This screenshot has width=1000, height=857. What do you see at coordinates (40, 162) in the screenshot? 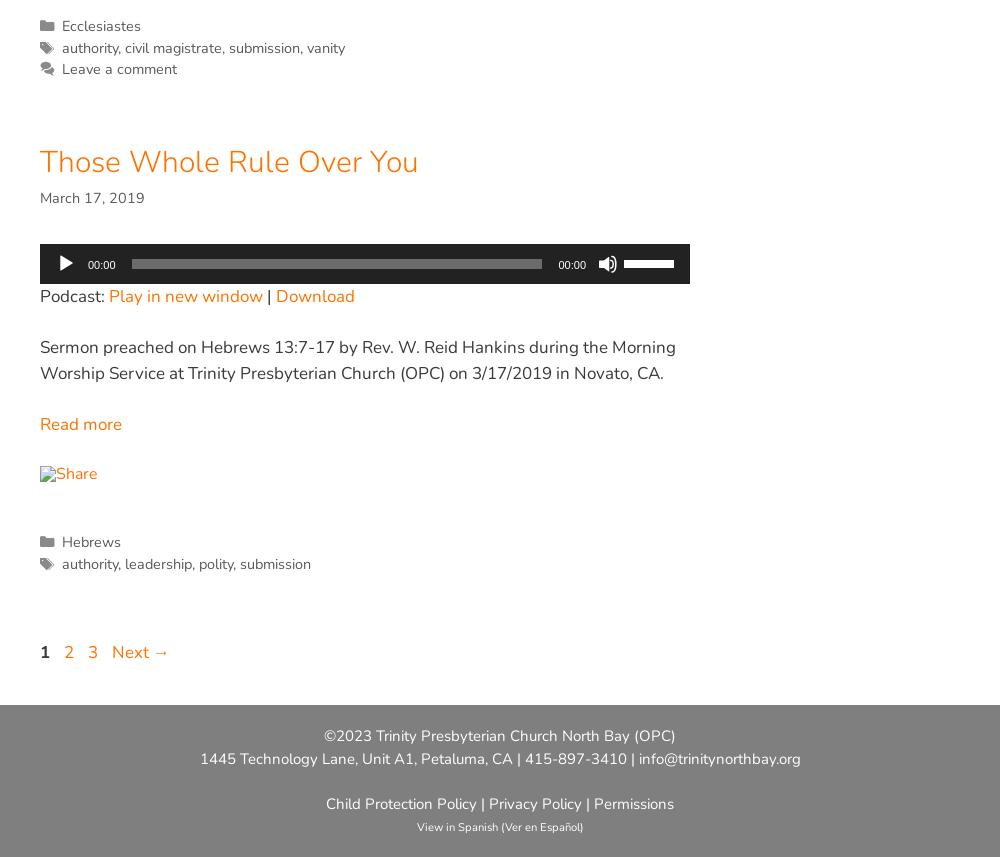
I see `'Those Whole Rule Over You'` at bounding box center [40, 162].